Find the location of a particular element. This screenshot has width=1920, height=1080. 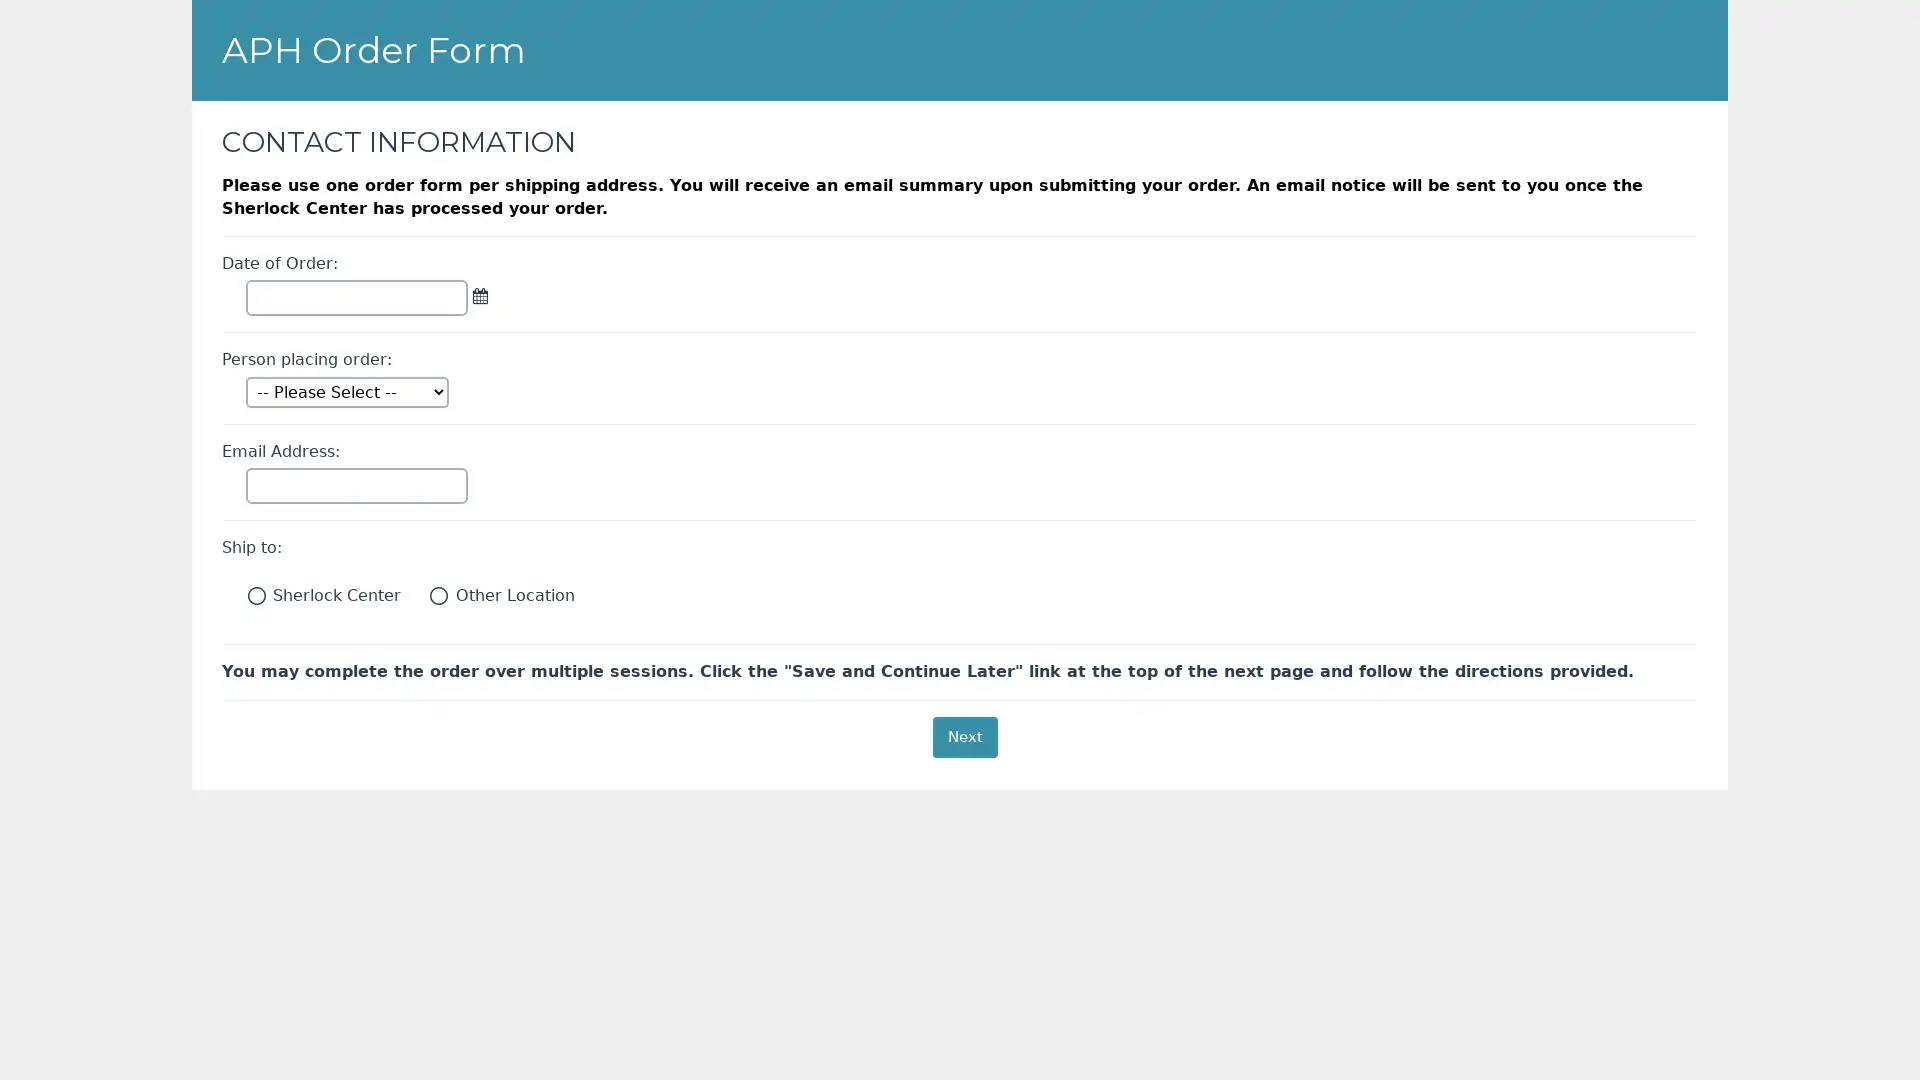

Next is located at coordinates (964, 736).